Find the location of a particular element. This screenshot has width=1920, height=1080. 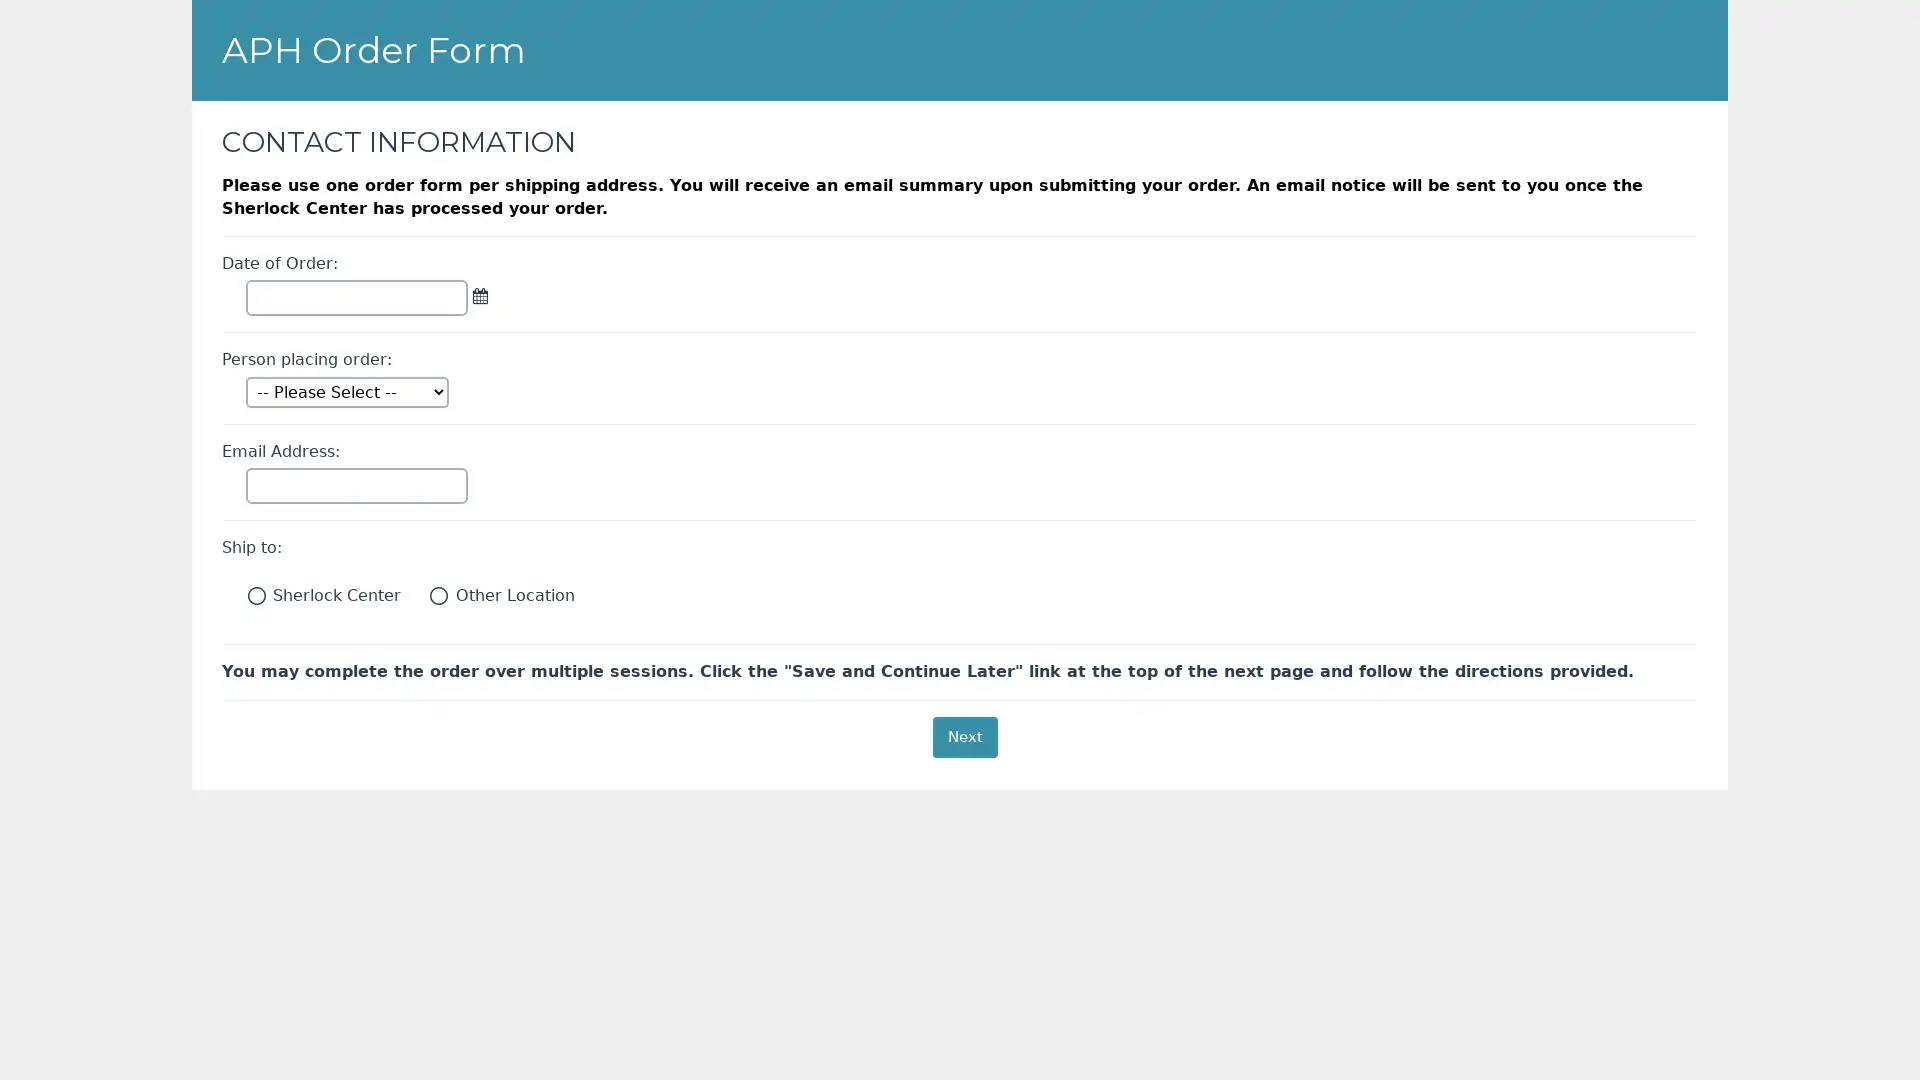

Next is located at coordinates (964, 736).